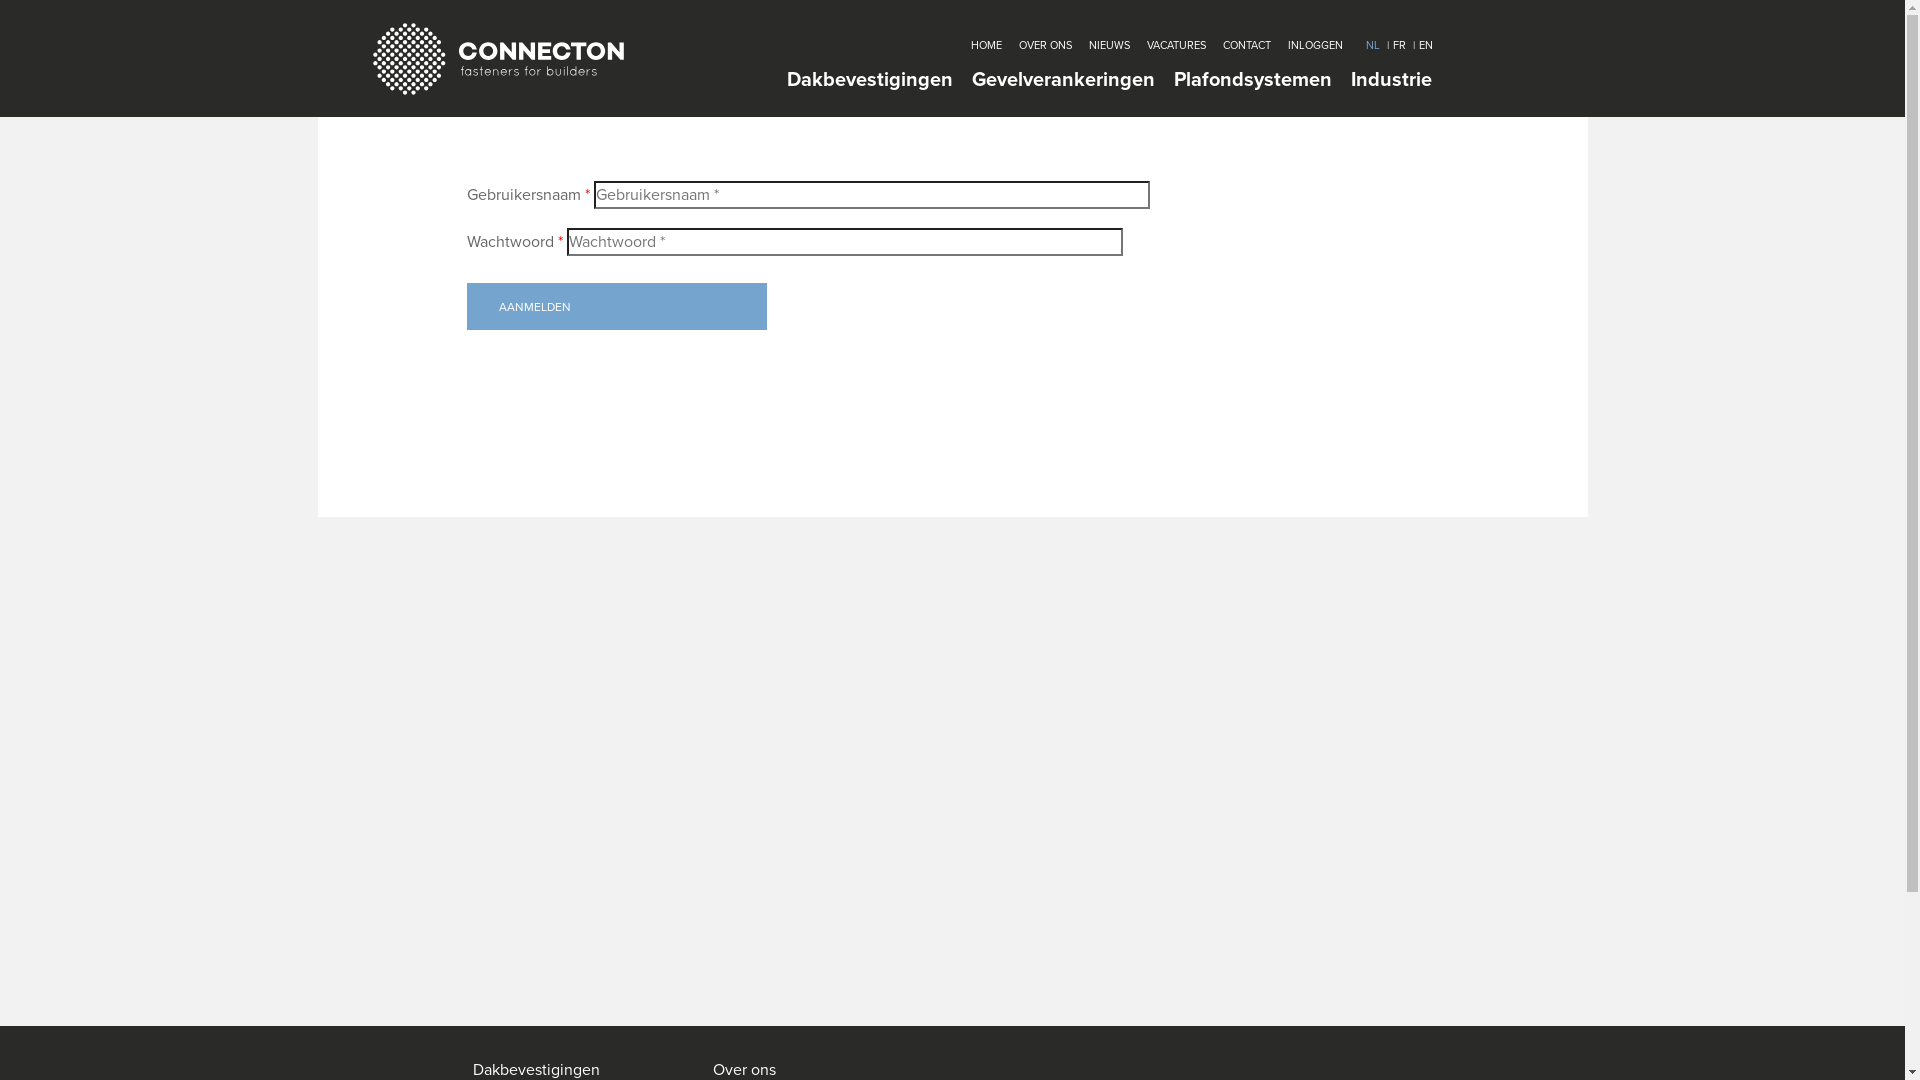 This screenshot has width=1920, height=1080. What do you see at coordinates (1424, 45) in the screenshot?
I see `'EN'` at bounding box center [1424, 45].